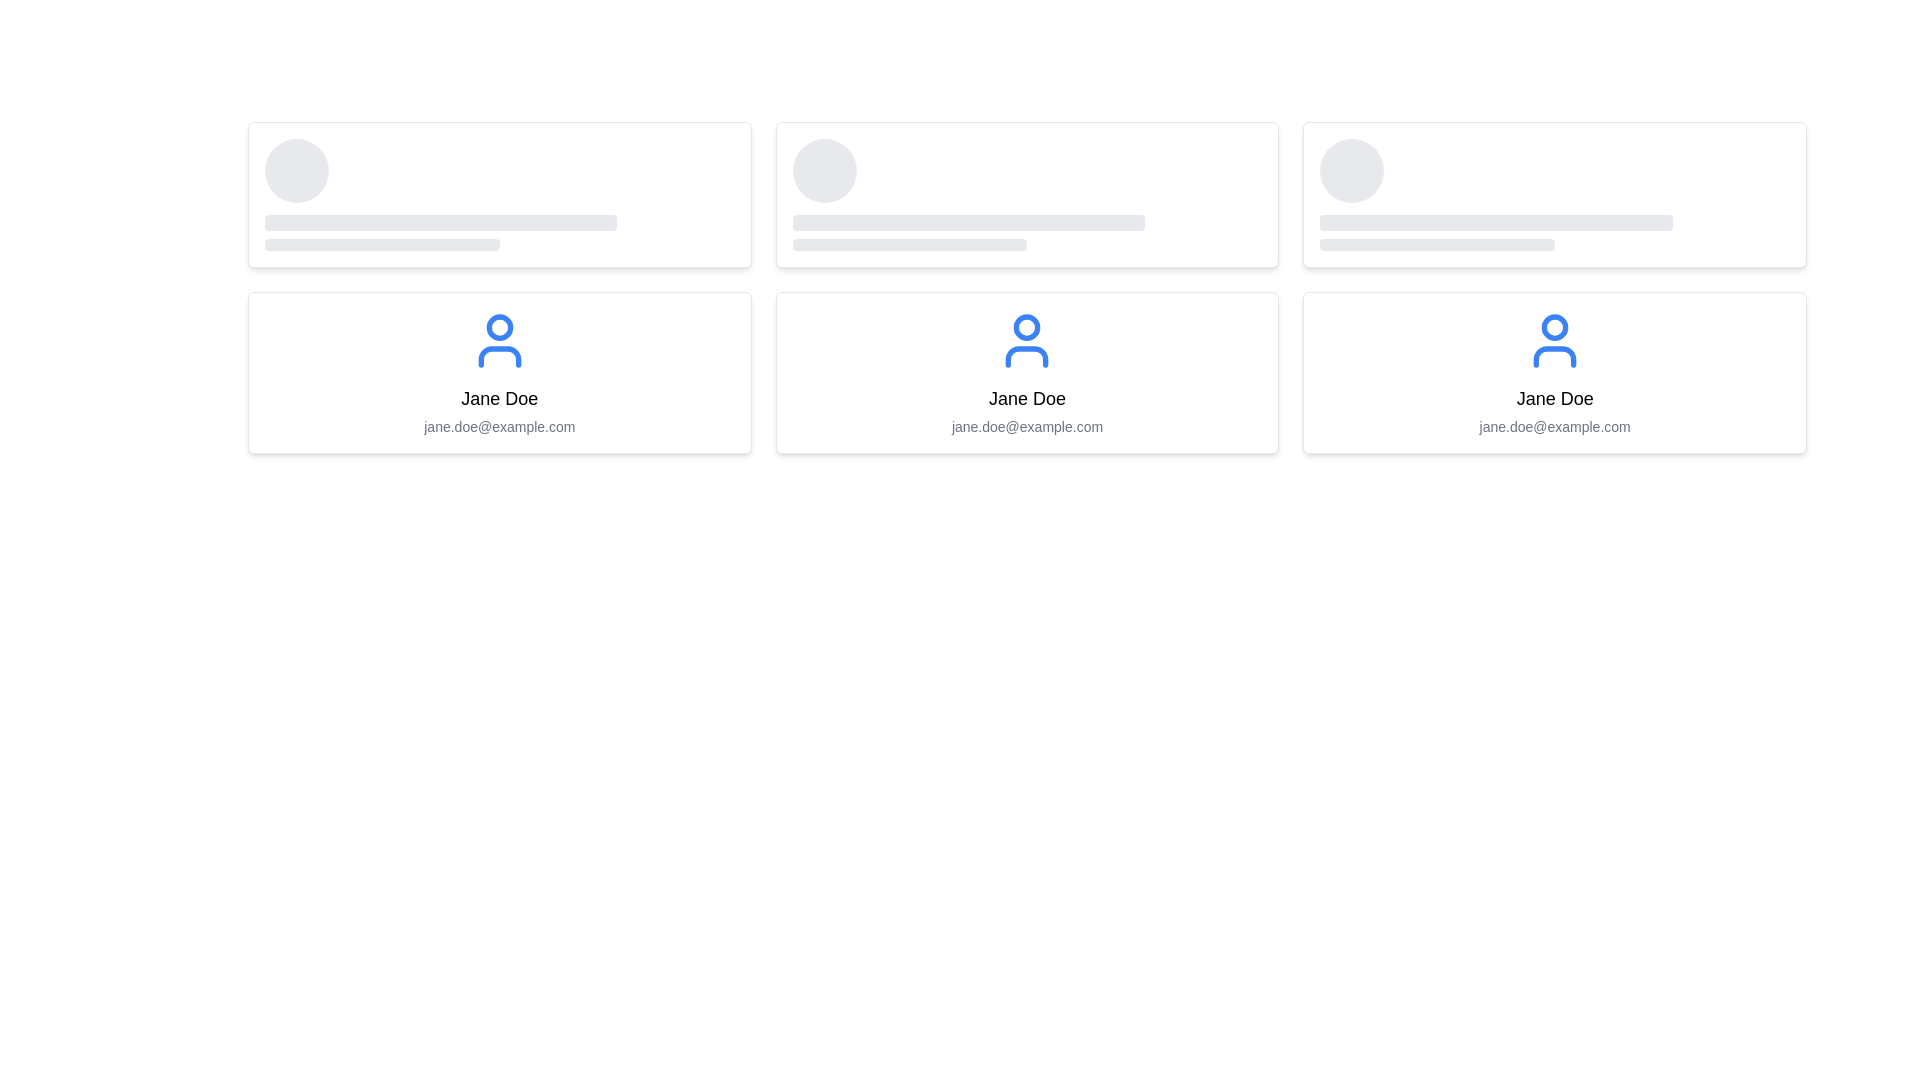 The height and width of the screenshot is (1080, 1920). Describe the element at coordinates (1554, 373) in the screenshot. I see `the user overview card located in the last column of the second row` at that location.